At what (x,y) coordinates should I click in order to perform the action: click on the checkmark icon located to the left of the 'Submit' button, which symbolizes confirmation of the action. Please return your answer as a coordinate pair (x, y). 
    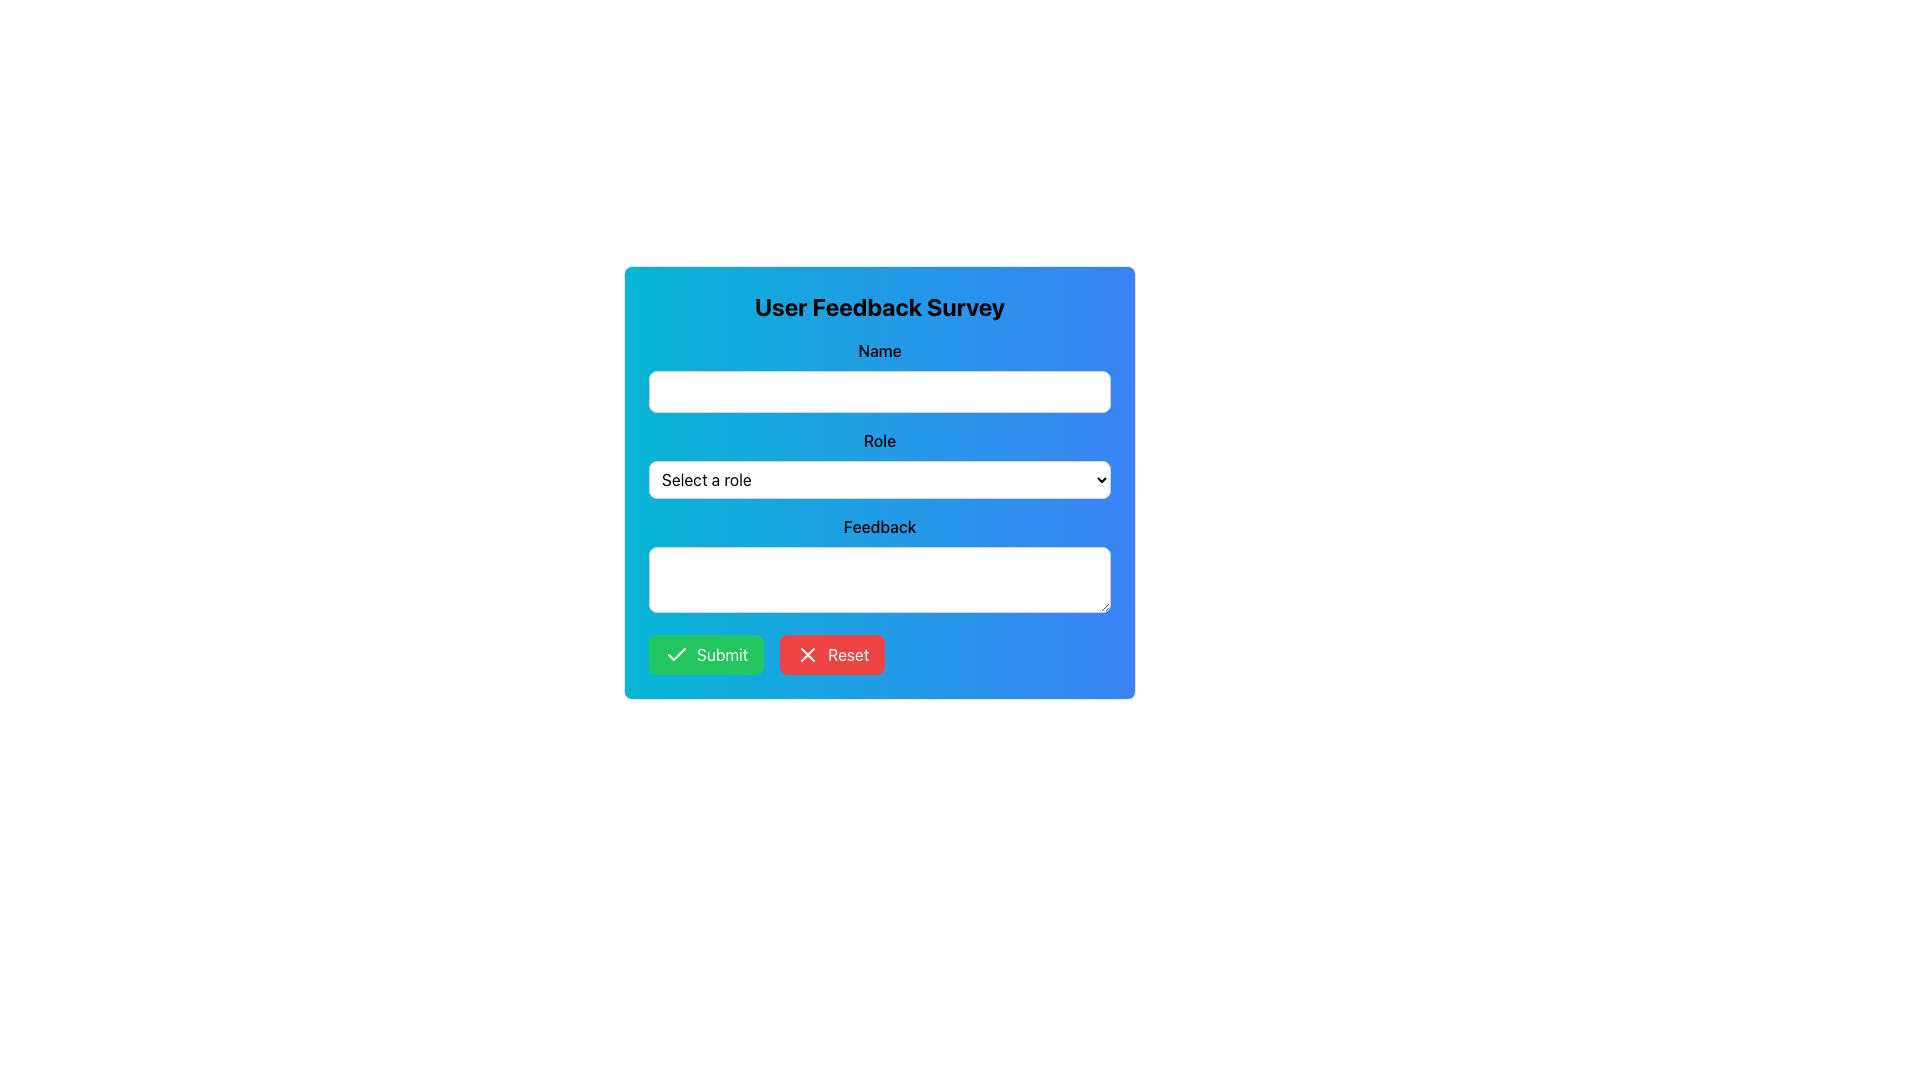
    Looking at the image, I should click on (676, 655).